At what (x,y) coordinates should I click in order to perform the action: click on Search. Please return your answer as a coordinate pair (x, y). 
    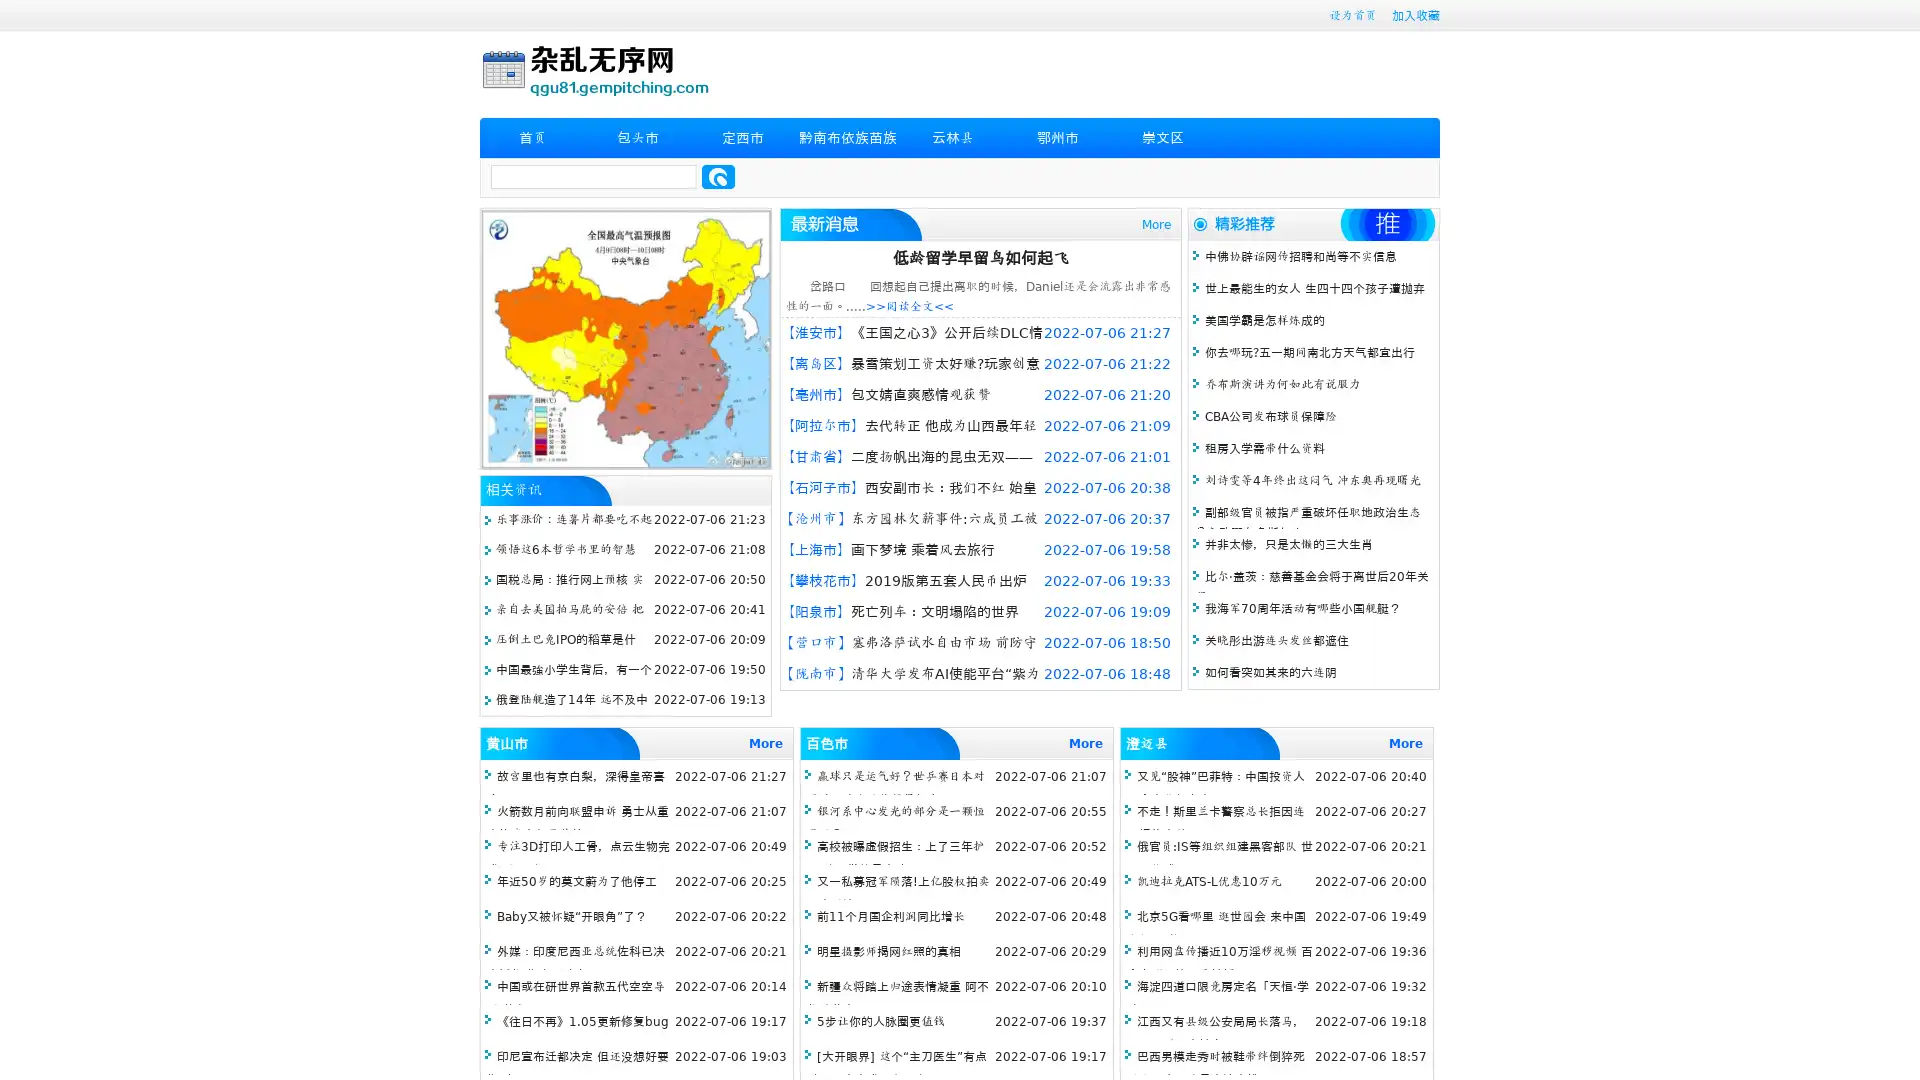
    Looking at the image, I should click on (718, 176).